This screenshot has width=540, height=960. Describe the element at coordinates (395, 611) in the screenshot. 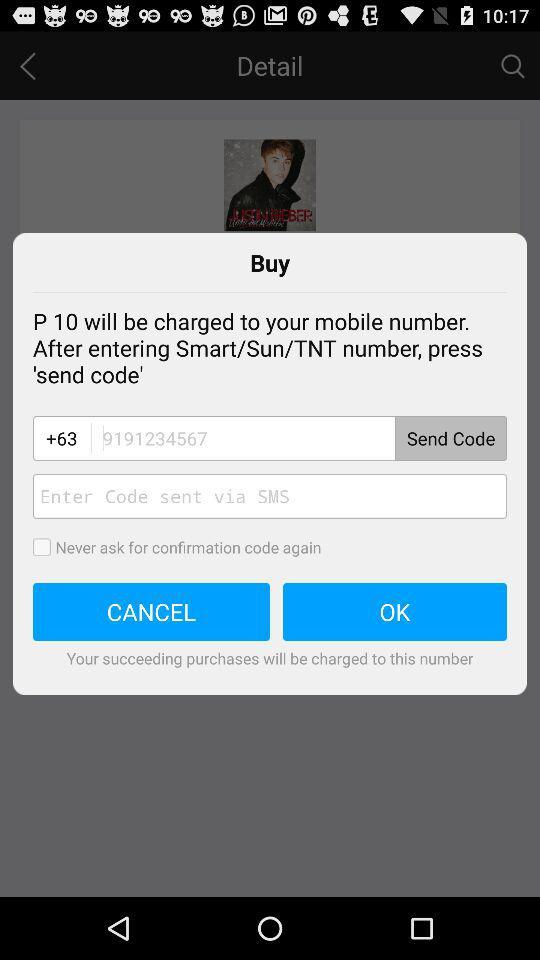

I see `the ok icon` at that location.